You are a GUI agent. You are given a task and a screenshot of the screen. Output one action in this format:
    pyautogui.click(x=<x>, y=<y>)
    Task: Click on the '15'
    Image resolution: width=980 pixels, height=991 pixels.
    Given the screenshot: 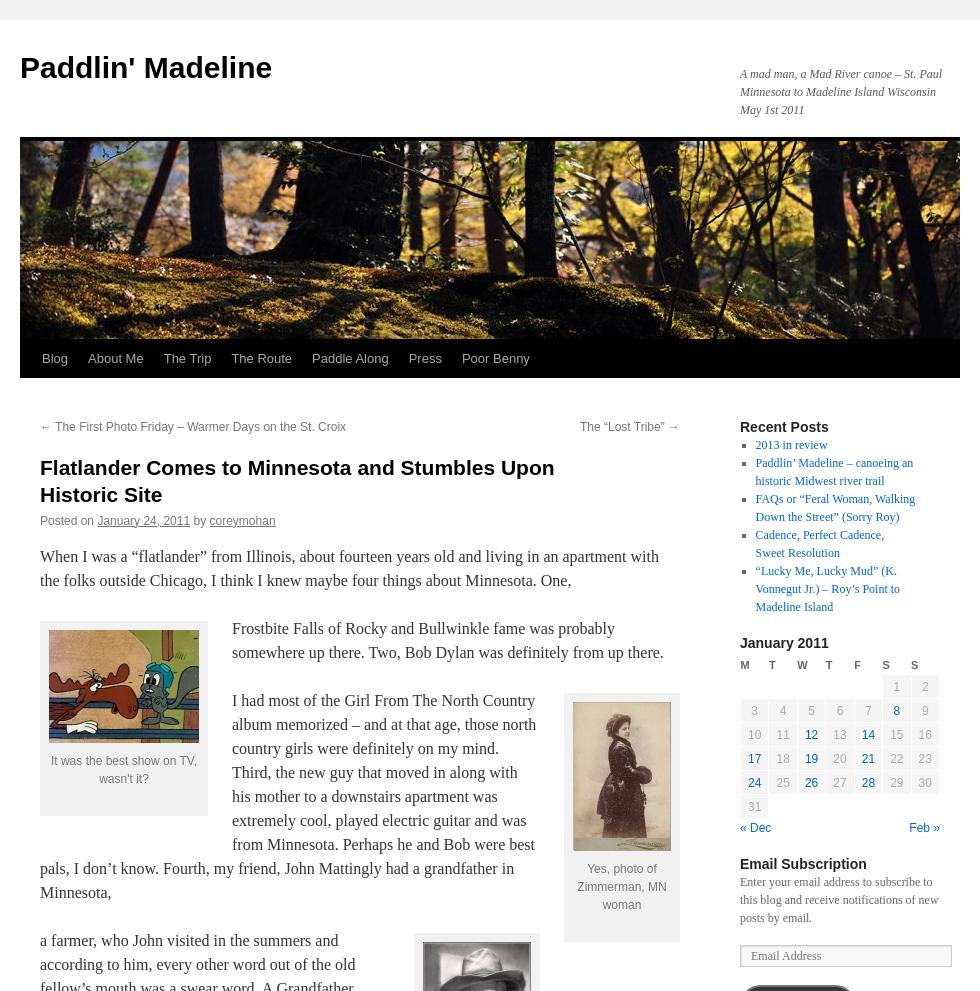 What is the action you would take?
    pyautogui.click(x=896, y=734)
    